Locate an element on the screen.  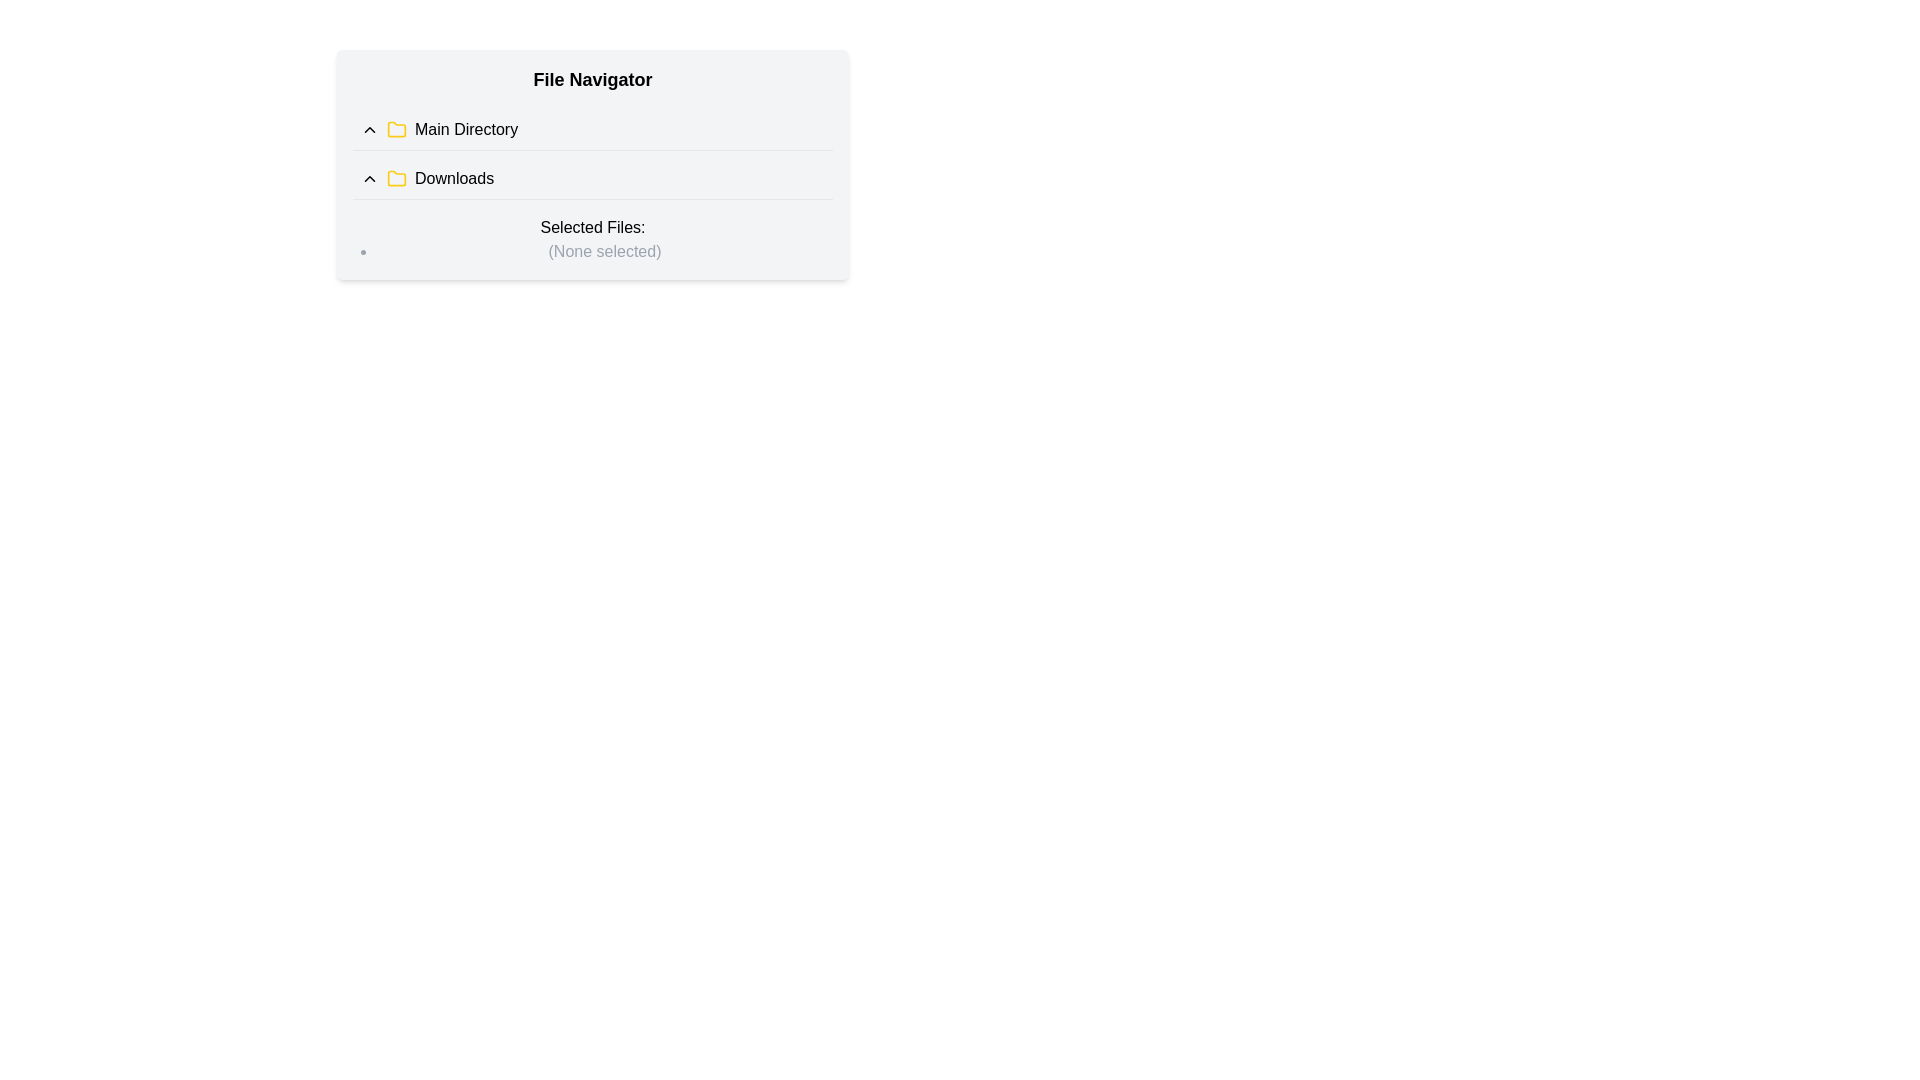
the static text label indicating 'No files selected' in the file navigator sidebar, which is positioned under the 'Selected Files:' heading is located at coordinates (603, 250).